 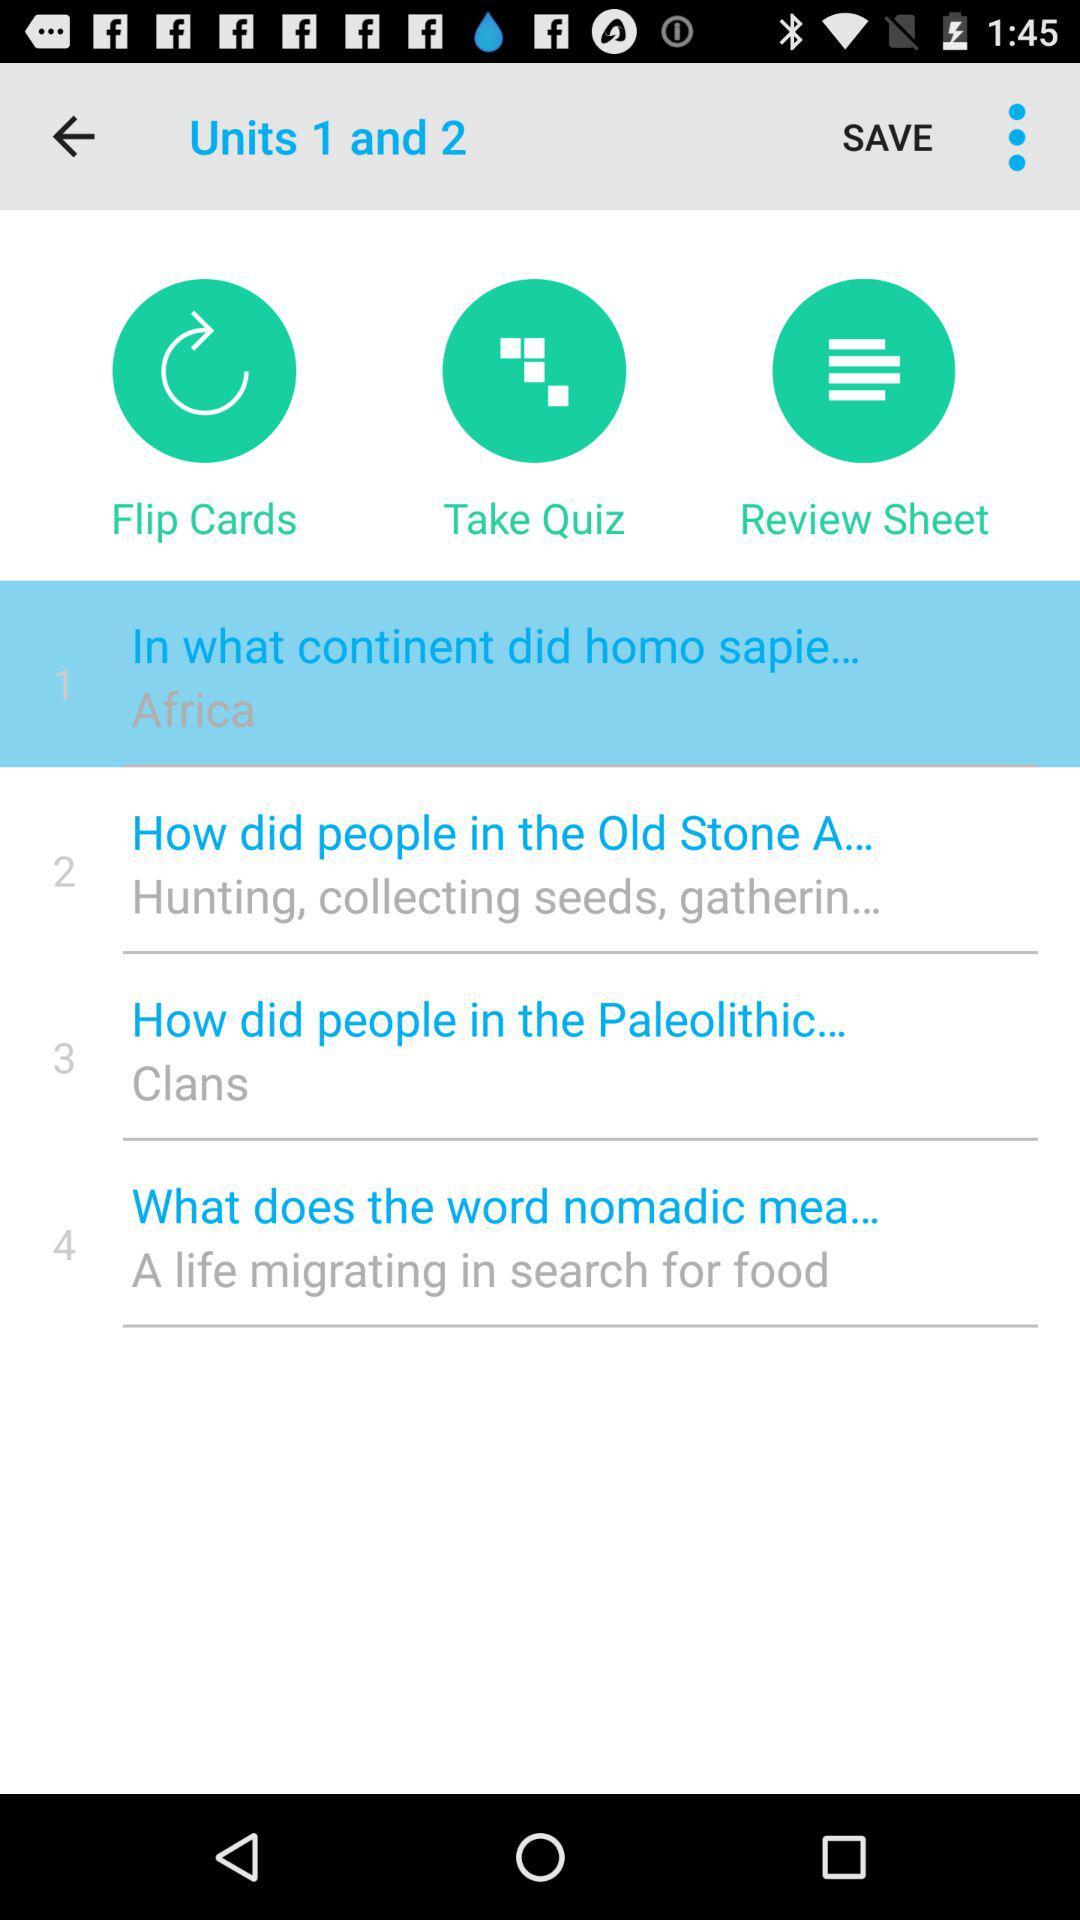 What do you see at coordinates (505, 708) in the screenshot?
I see `the africa` at bounding box center [505, 708].